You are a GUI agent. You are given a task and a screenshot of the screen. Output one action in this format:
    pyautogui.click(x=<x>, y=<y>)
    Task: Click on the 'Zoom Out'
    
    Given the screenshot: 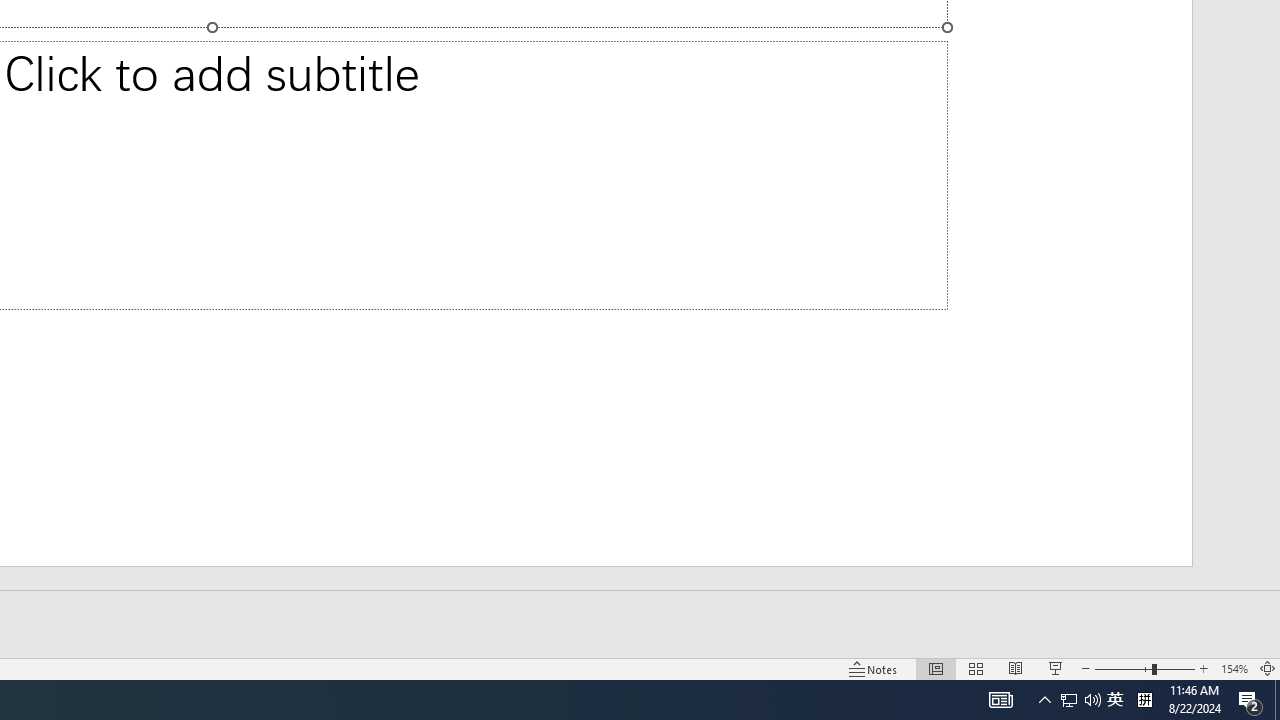 What is the action you would take?
    pyautogui.click(x=1123, y=669)
    